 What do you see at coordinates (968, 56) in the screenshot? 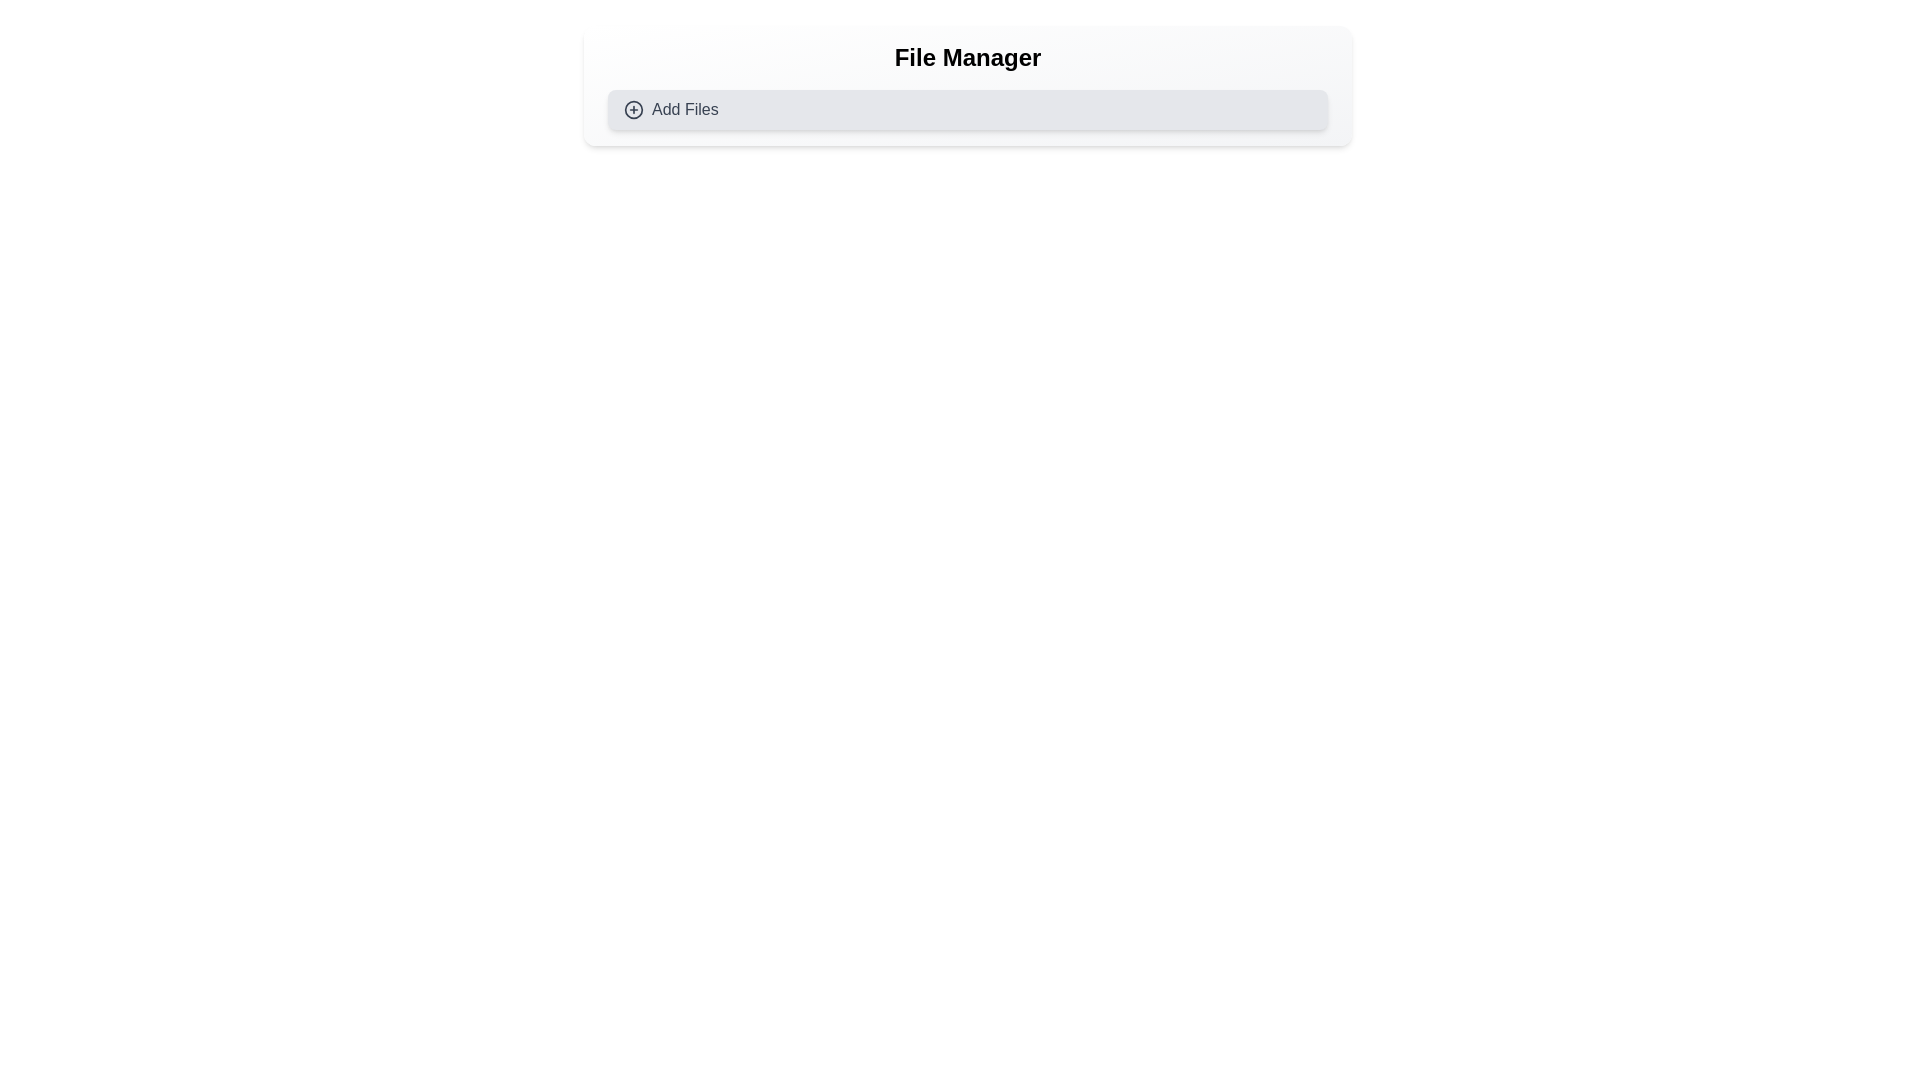
I see `the header or title text indicating file management, which is located at the top-center of the component above the 'Add Files' button` at bounding box center [968, 56].